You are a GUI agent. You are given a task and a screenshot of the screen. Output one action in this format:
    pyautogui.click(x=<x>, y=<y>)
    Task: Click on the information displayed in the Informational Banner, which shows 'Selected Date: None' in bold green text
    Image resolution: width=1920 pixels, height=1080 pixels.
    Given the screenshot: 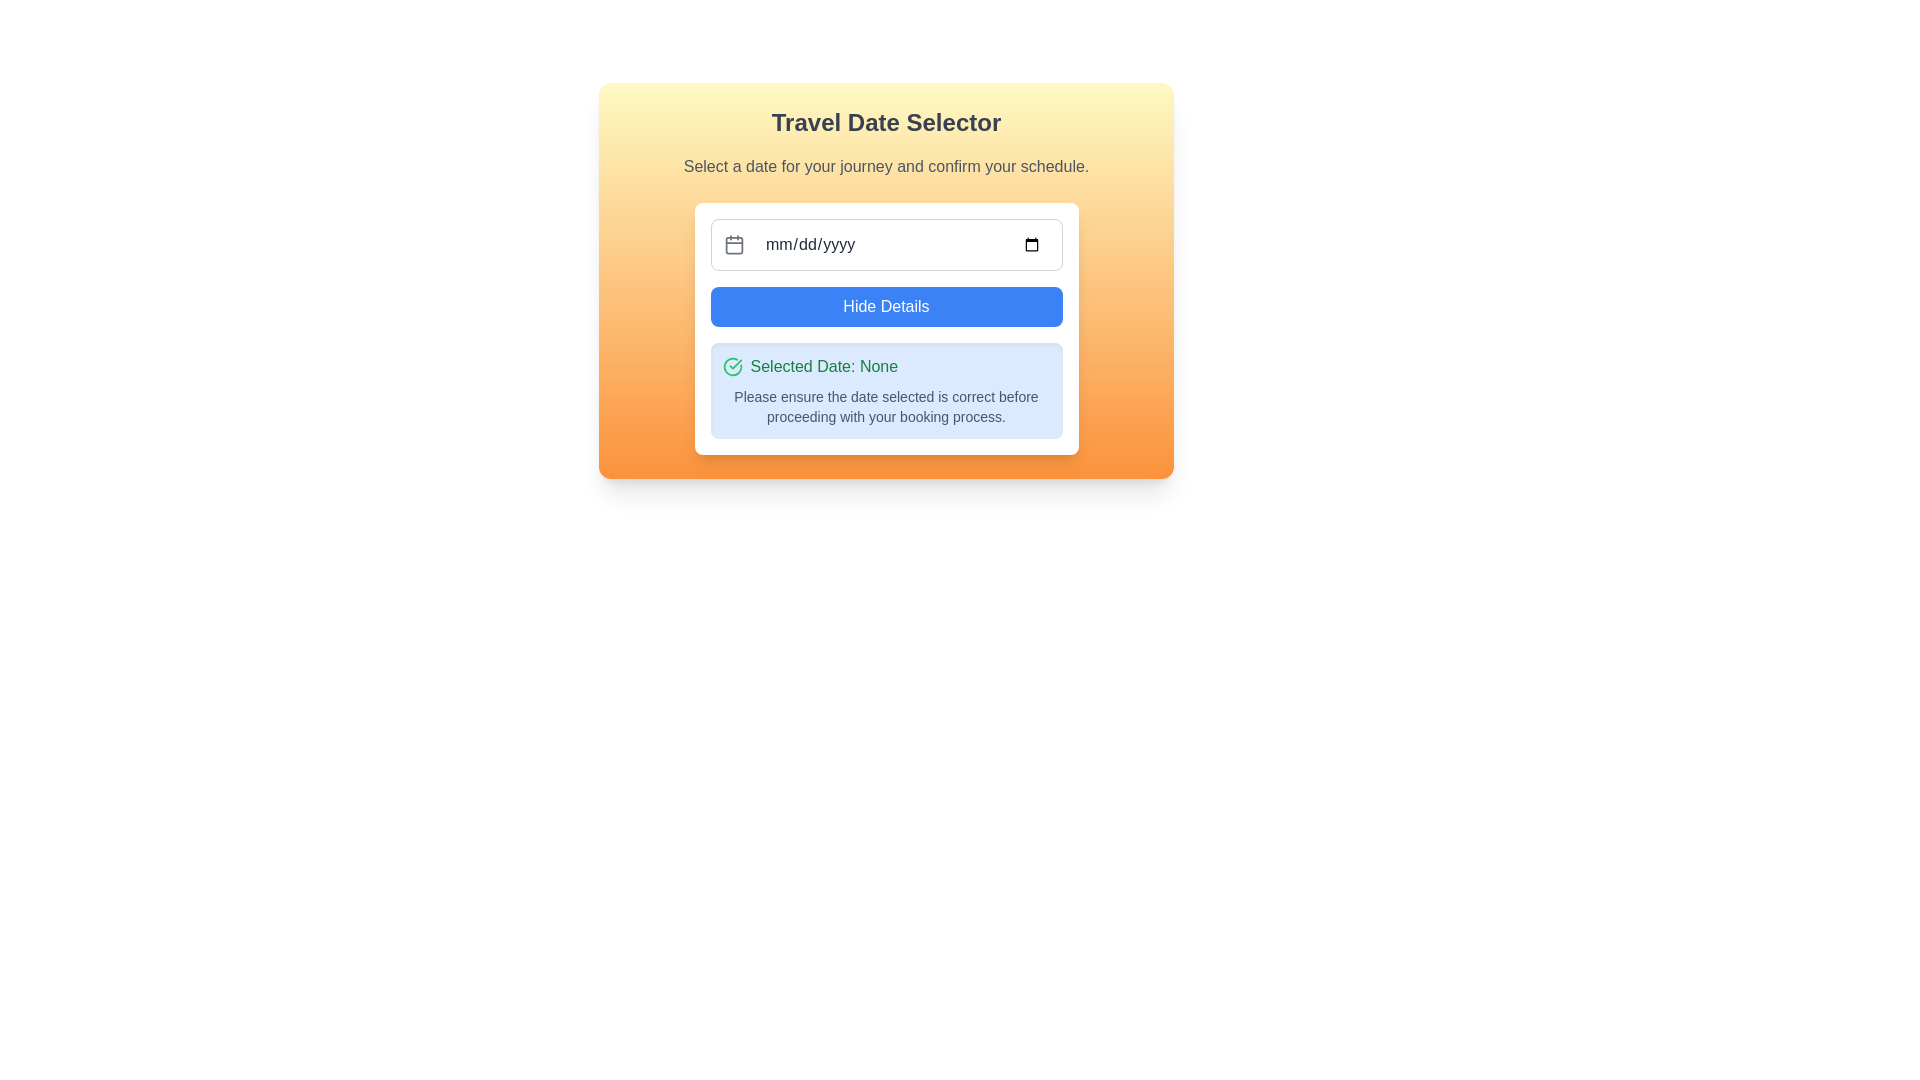 What is the action you would take?
    pyautogui.click(x=885, y=390)
    